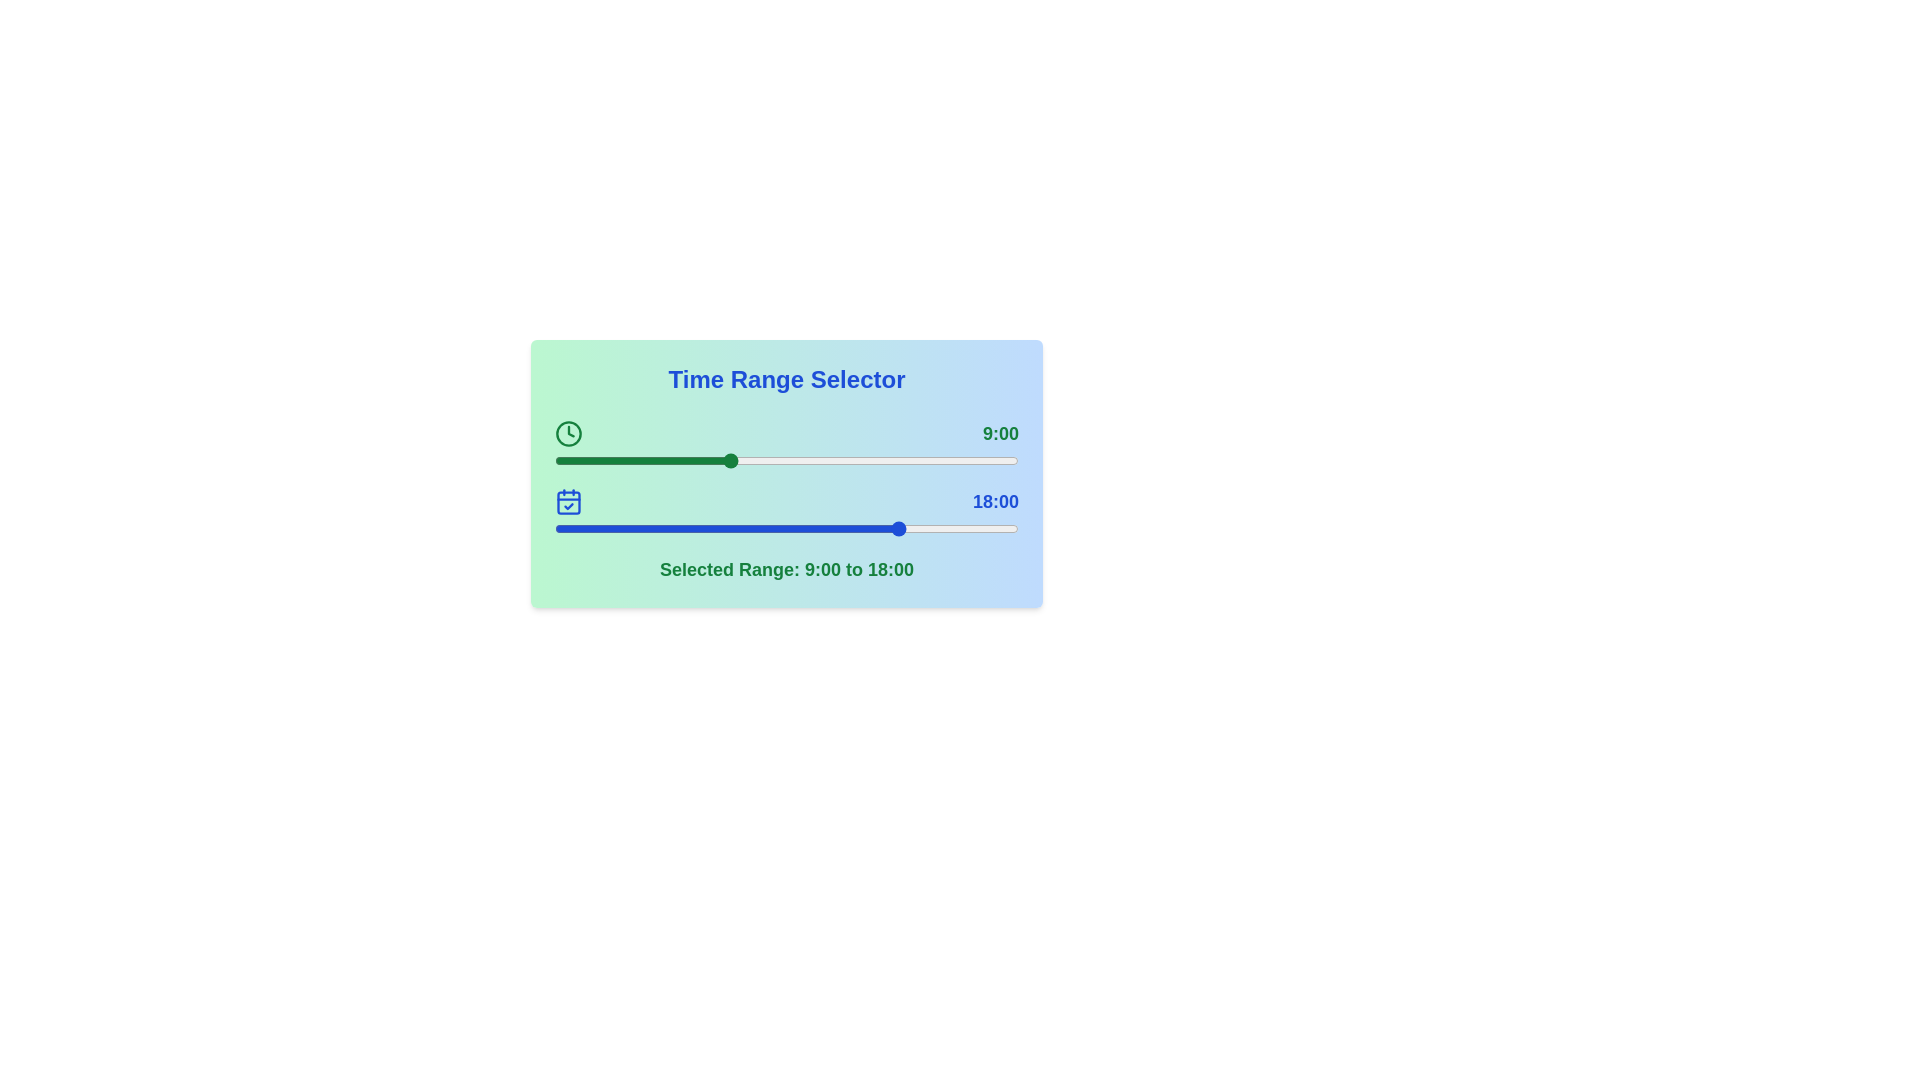 The image size is (1920, 1080). I want to click on time range, so click(882, 527).